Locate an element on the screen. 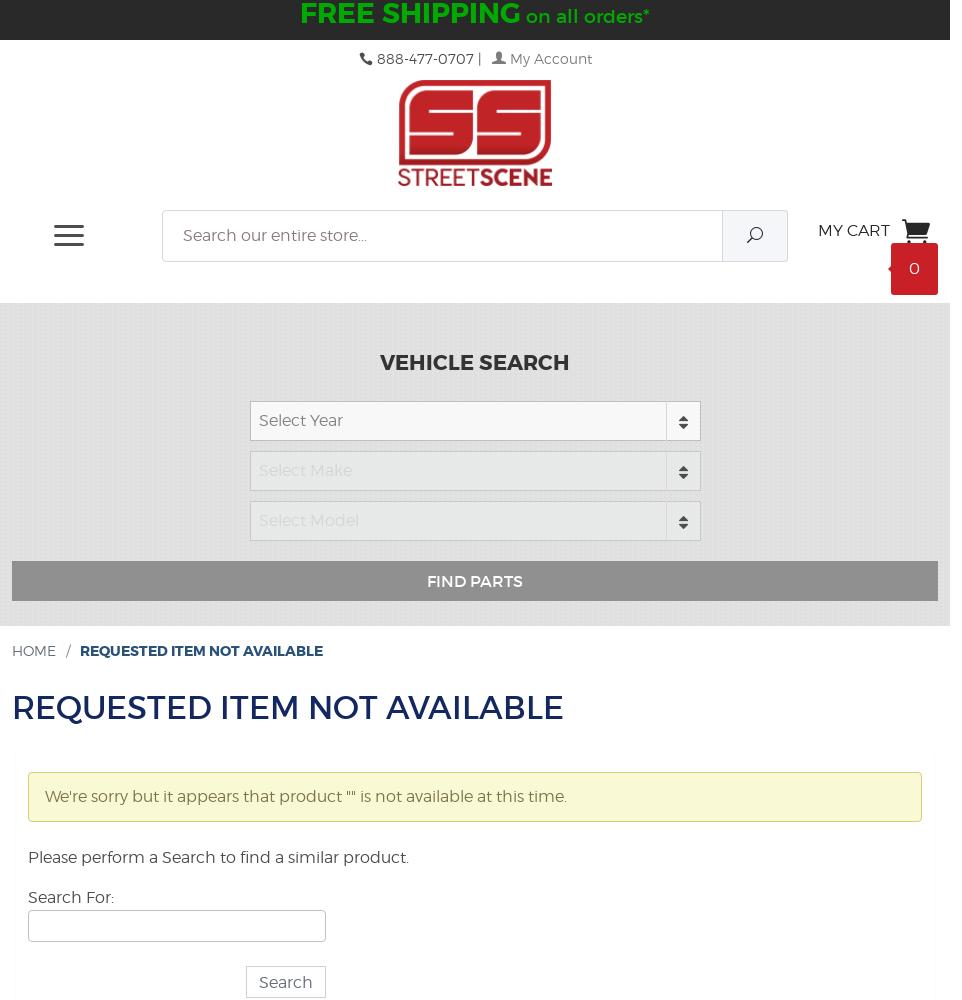  '888-477-0707' is located at coordinates (421, 58).